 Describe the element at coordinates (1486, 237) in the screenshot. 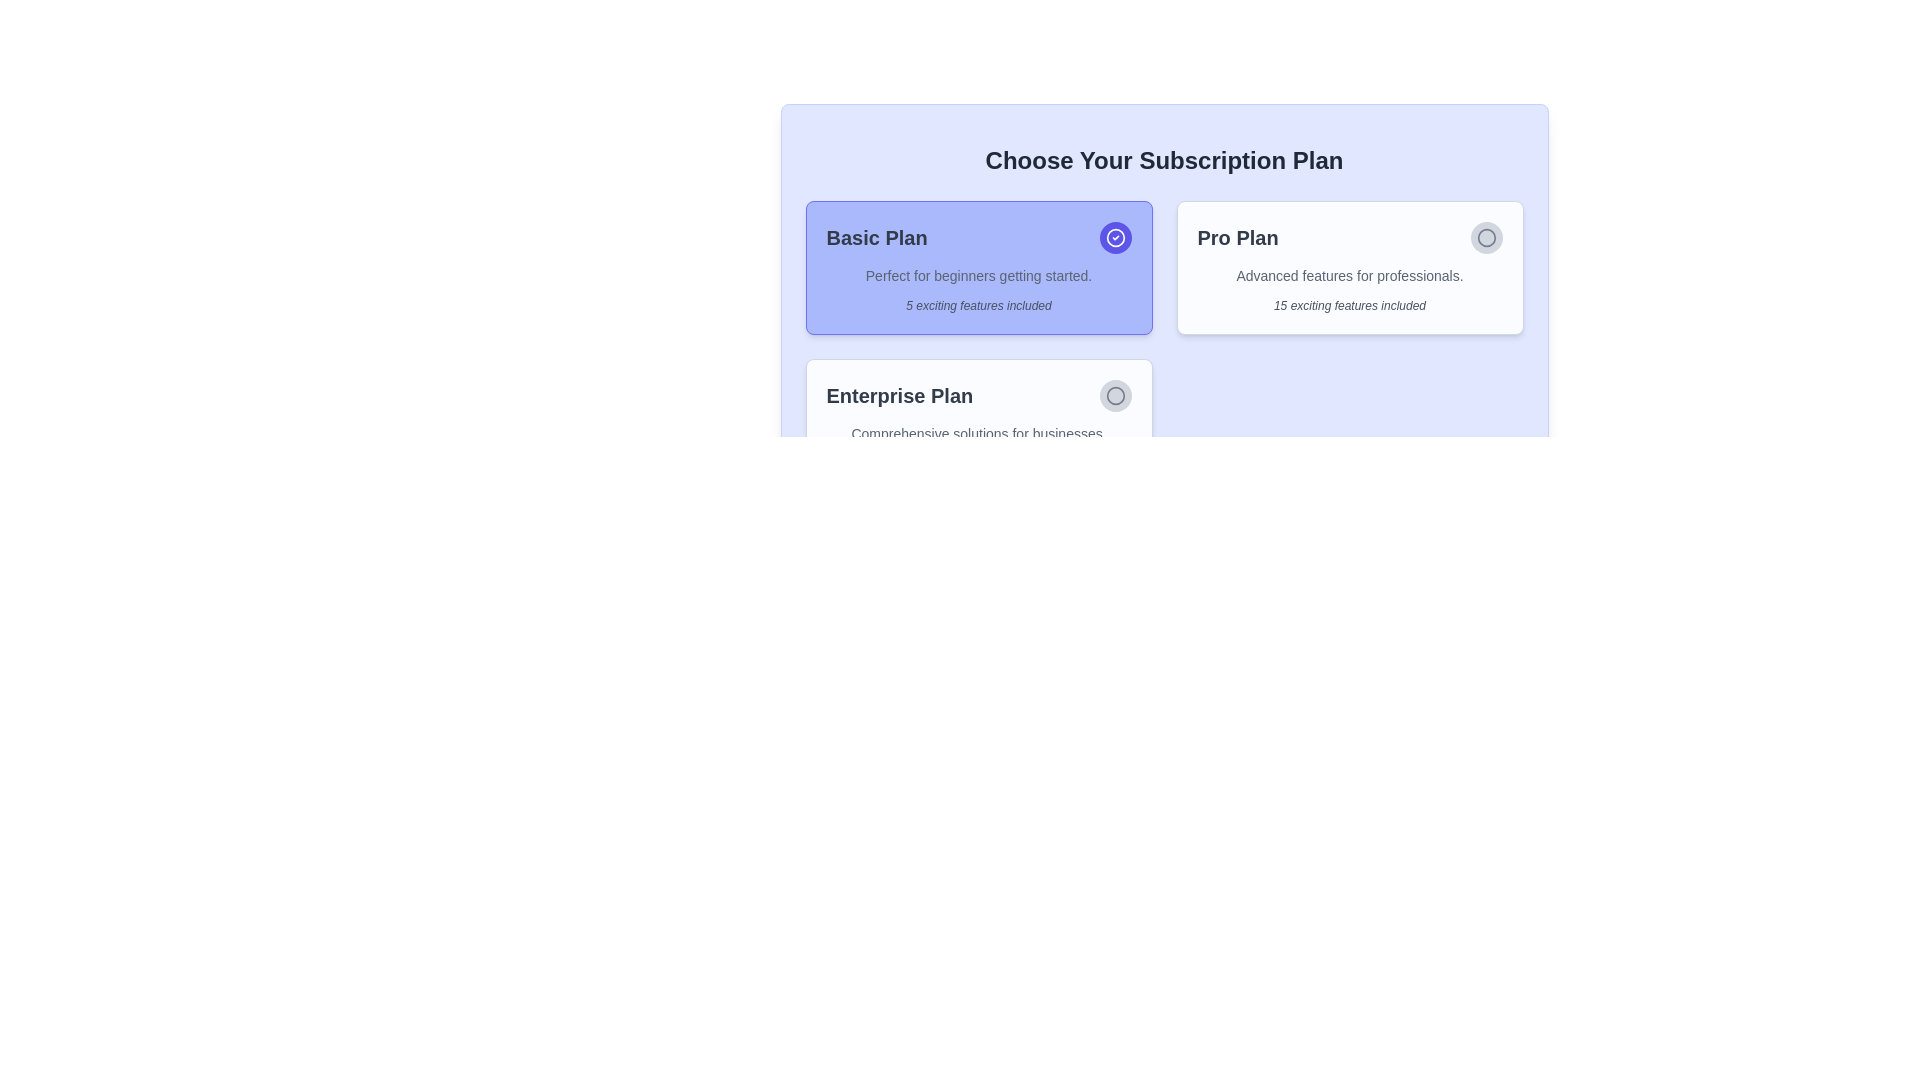

I see `to select the radio button located at the top-right corner inside the 'Pro Plan' card, adjacent to the title text` at that location.